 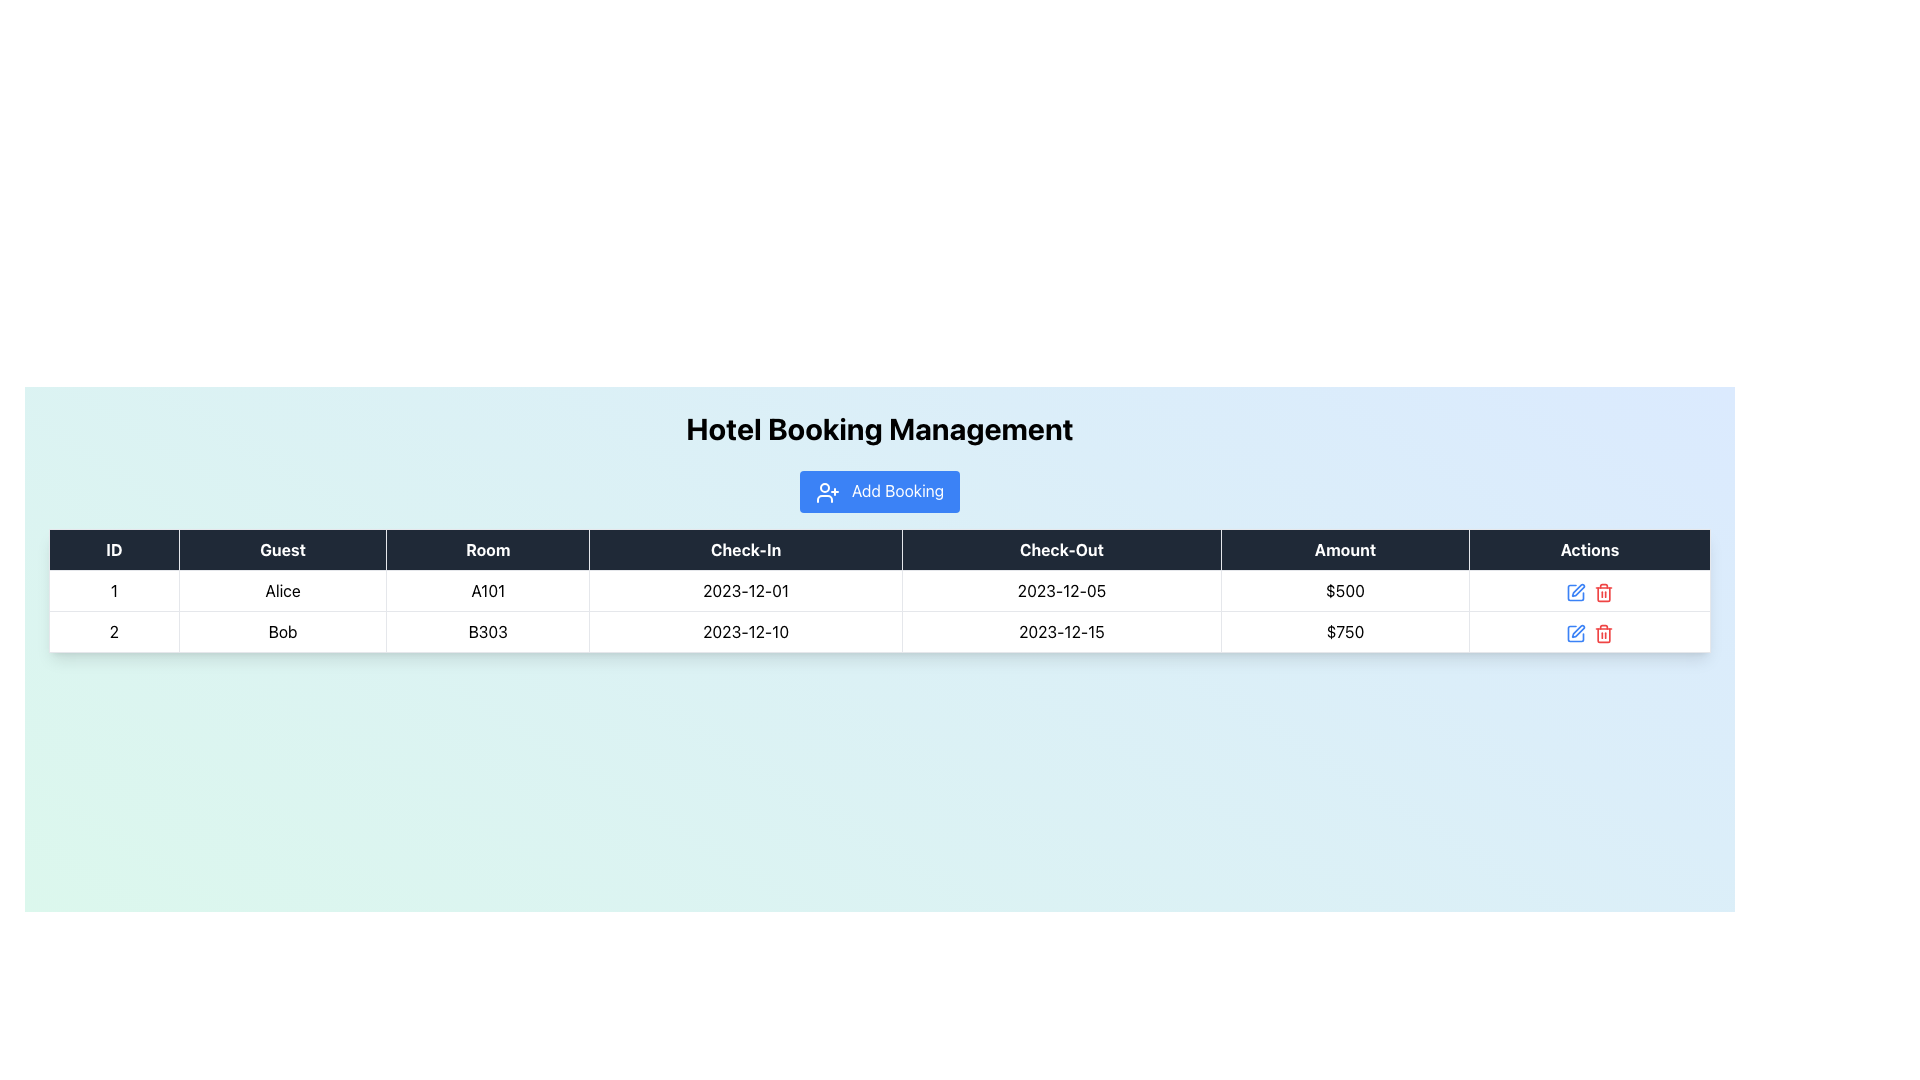 What do you see at coordinates (745, 631) in the screenshot?
I see `static text field displaying the date '2023-12-10' located in the 'Check-In' column of the table for 'Bob'` at bounding box center [745, 631].